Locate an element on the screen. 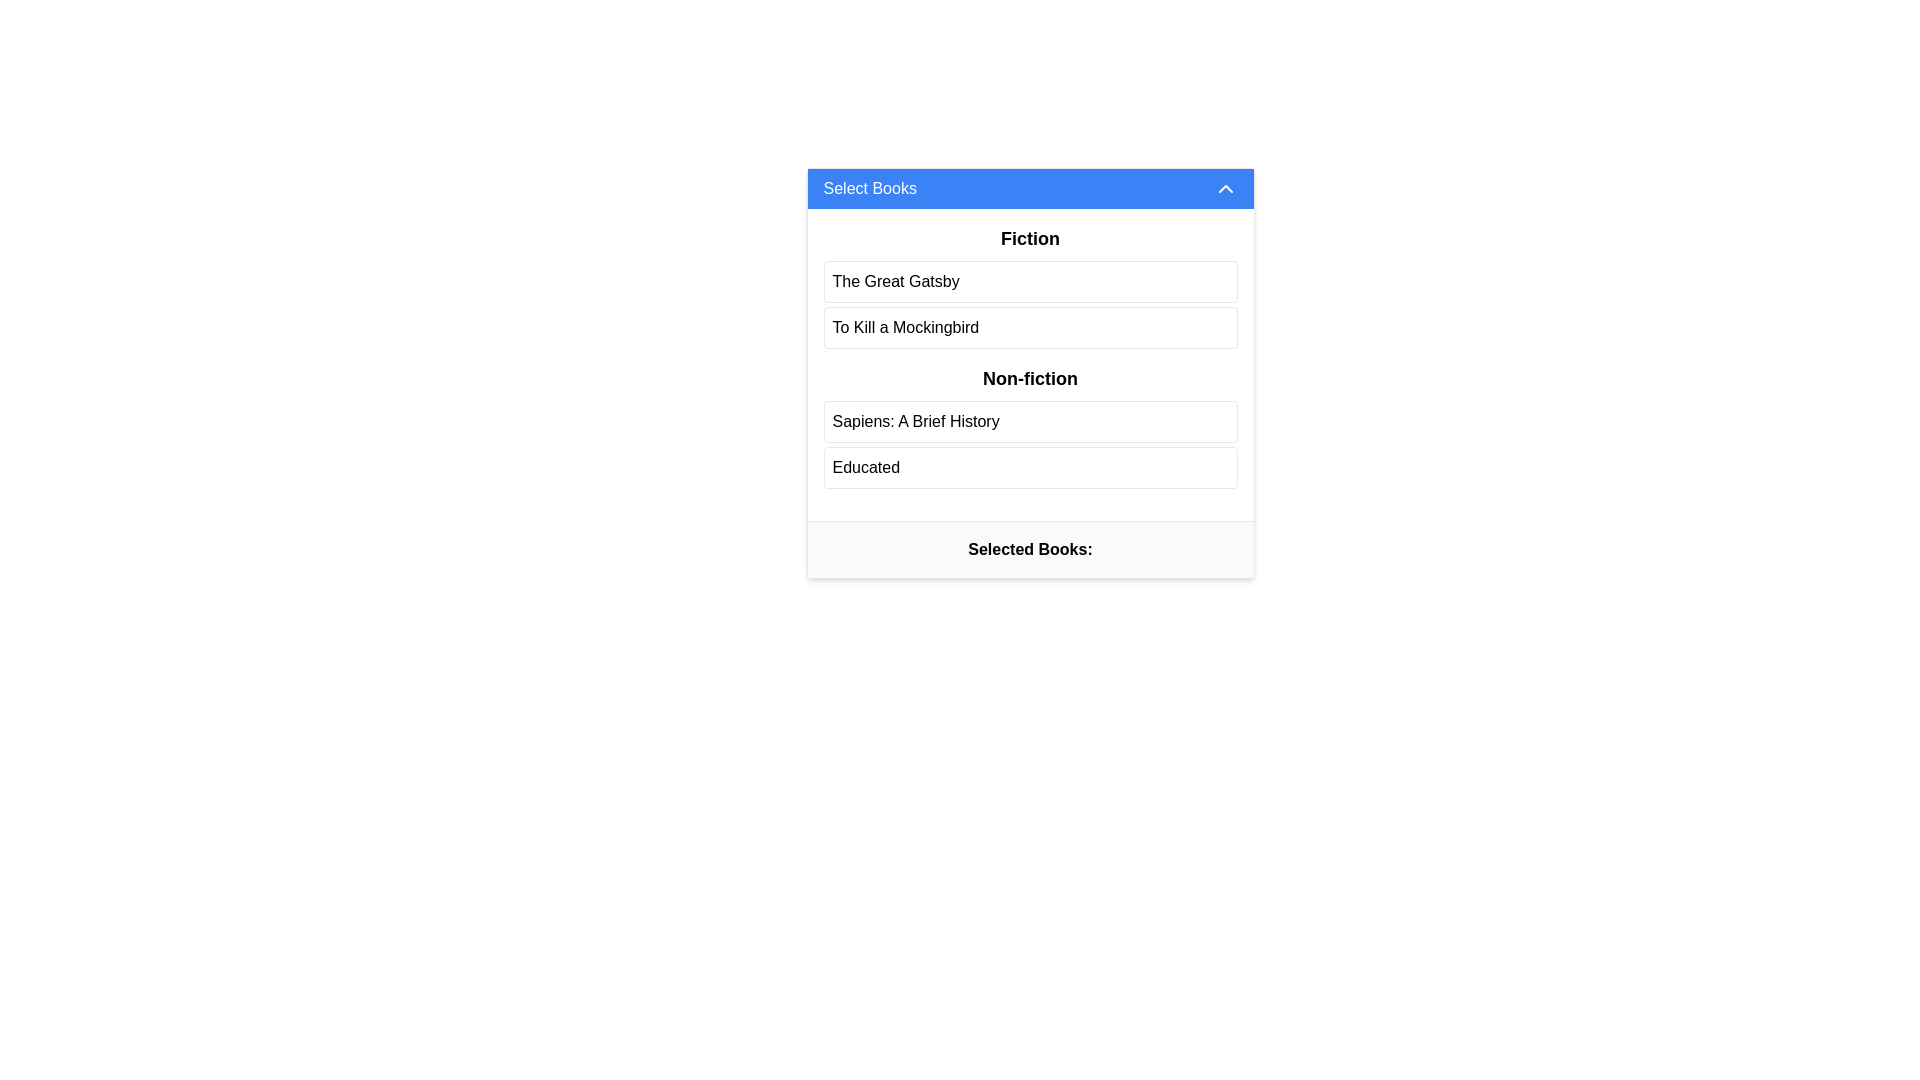 This screenshot has width=1920, height=1080. the bold text label that reads 'Non-fiction', which is visually distinct as a header or category title, located centrally in the interface is located at coordinates (1030, 378).